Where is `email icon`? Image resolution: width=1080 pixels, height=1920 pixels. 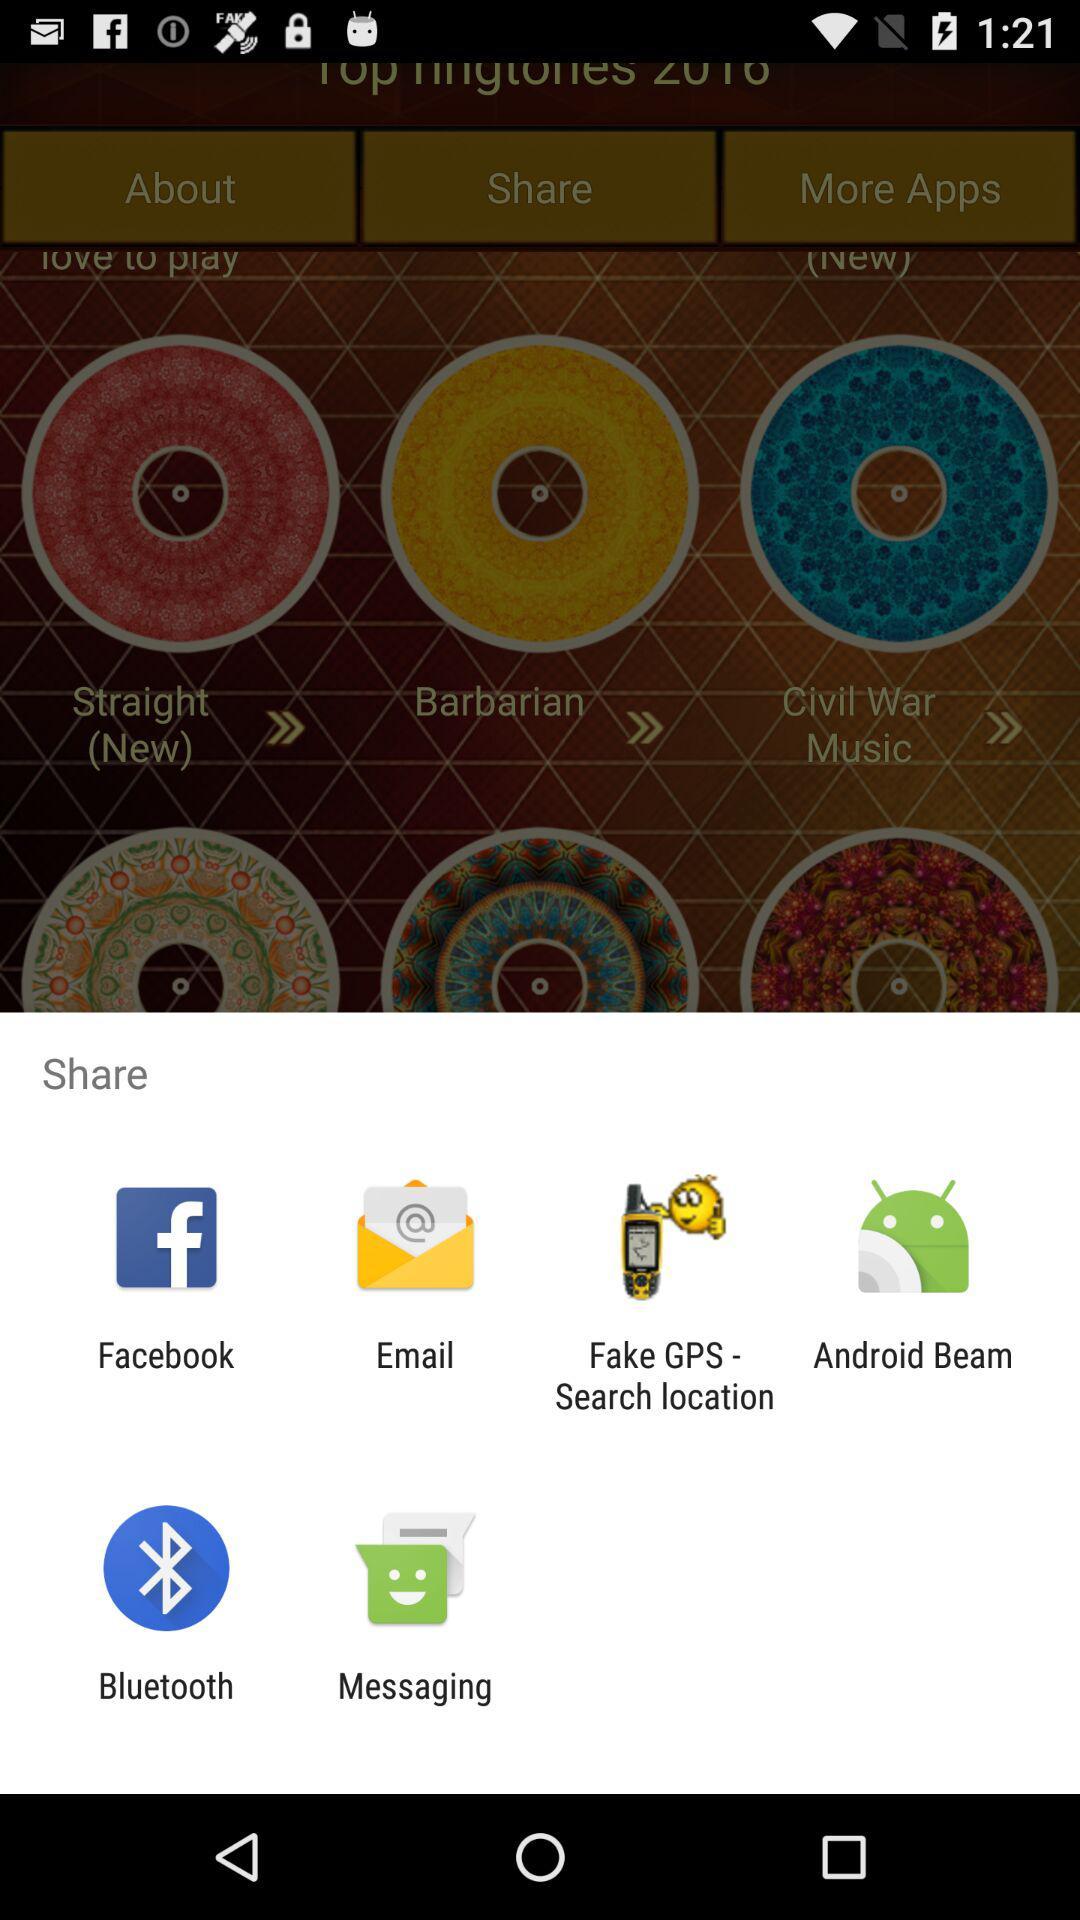 email icon is located at coordinates (414, 1374).